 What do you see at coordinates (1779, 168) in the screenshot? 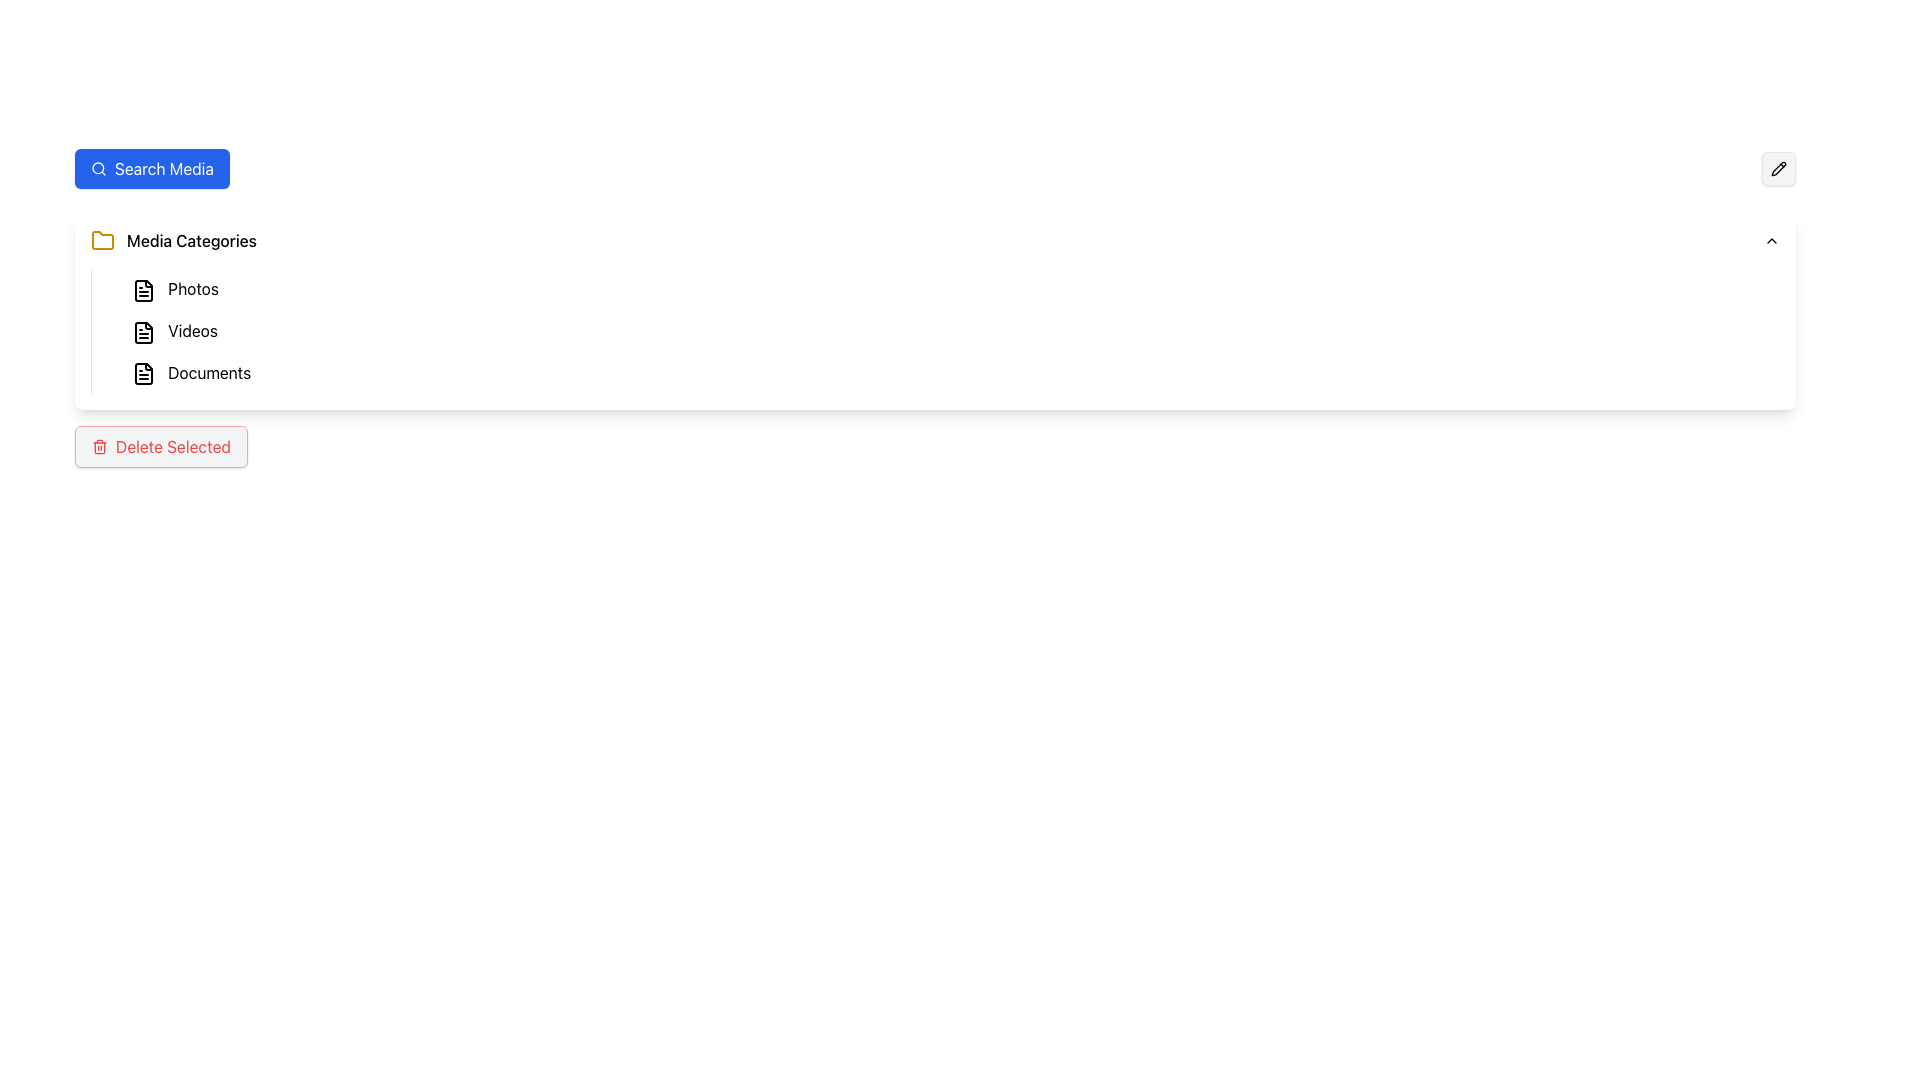
I see `the edit button located in the top-right corner of the interface` at bounding box center [1779, 168].